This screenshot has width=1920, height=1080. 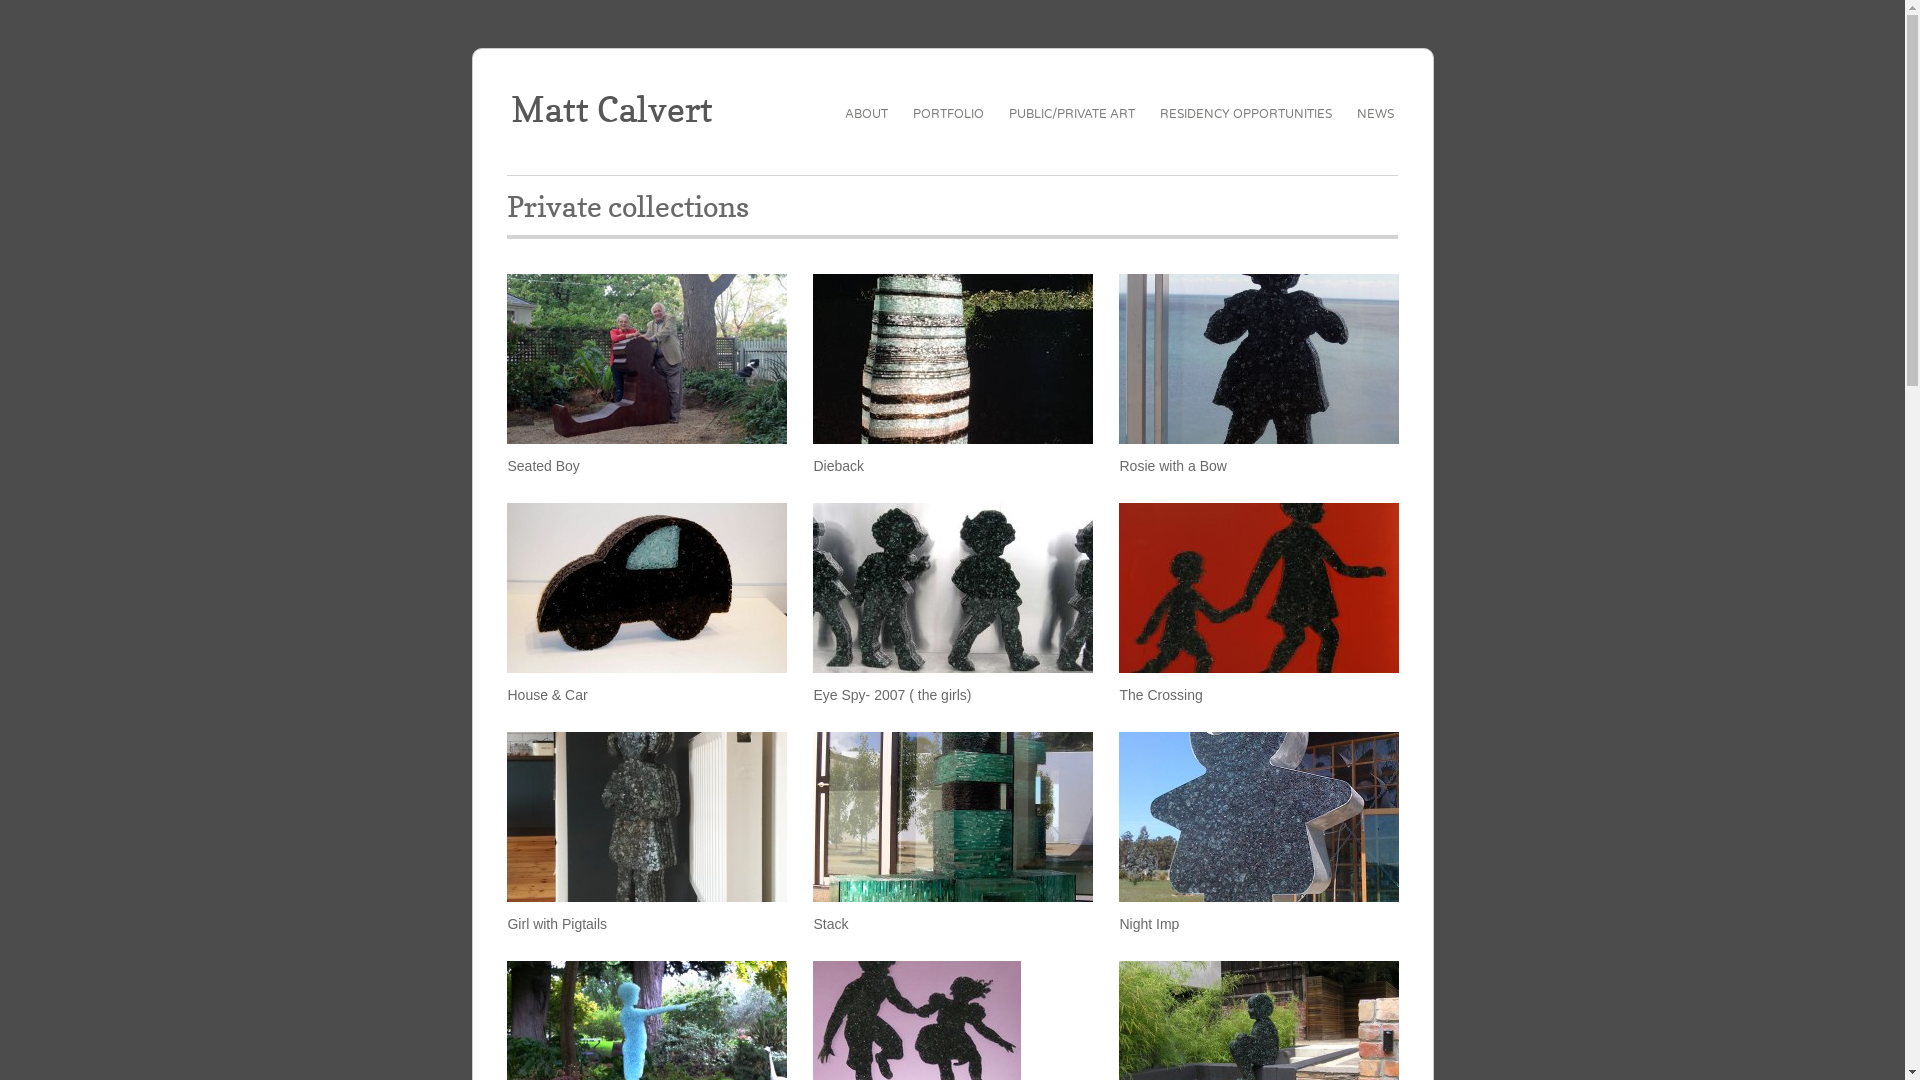 What do you see at coordinates (610, 108) in the screenshot?
I see `'Matt Calvert'` at bounding box center [610, 108].